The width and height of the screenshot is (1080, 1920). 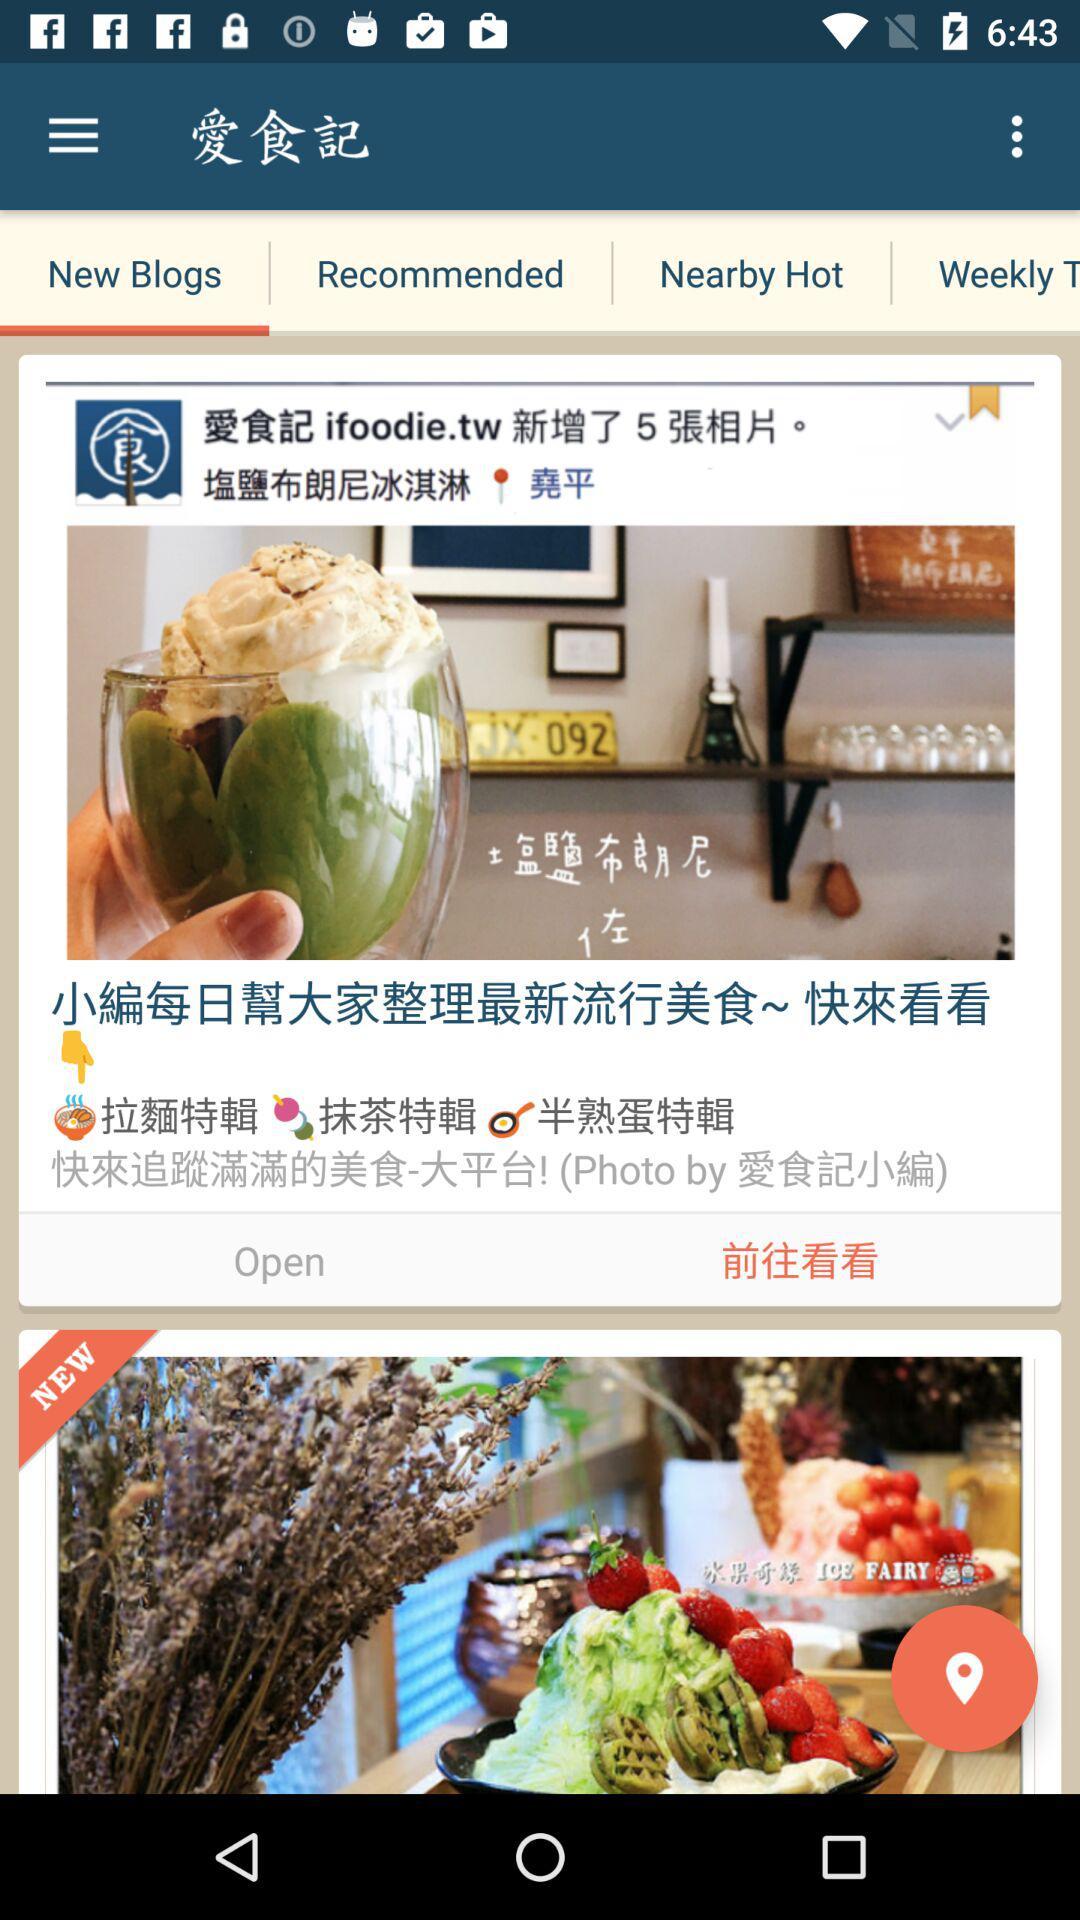 What do you see at coordinates (751, 272) in the screenshot?
I see `icon next to weekly tops icon` at bounding box center [751, 272].